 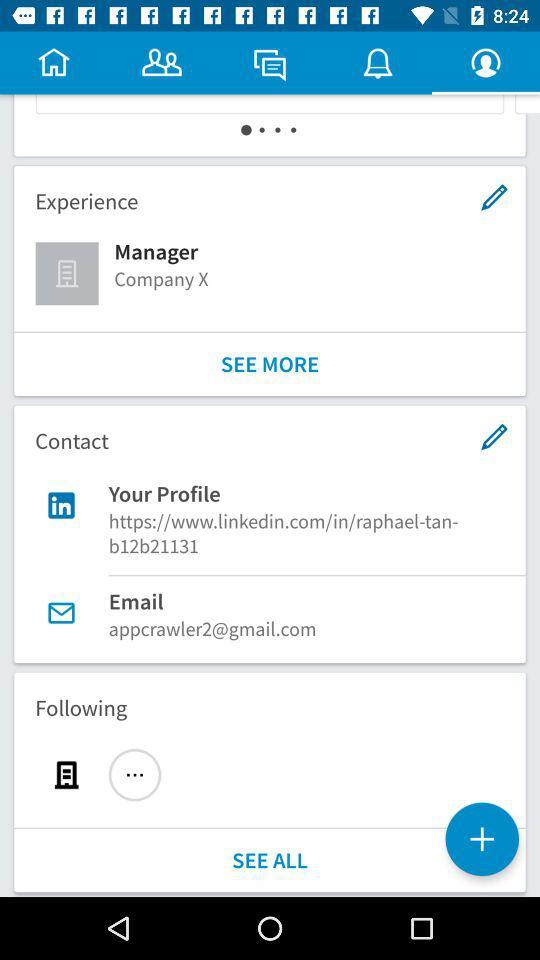 I want to click on the add icon, so click(x=481, y=839).